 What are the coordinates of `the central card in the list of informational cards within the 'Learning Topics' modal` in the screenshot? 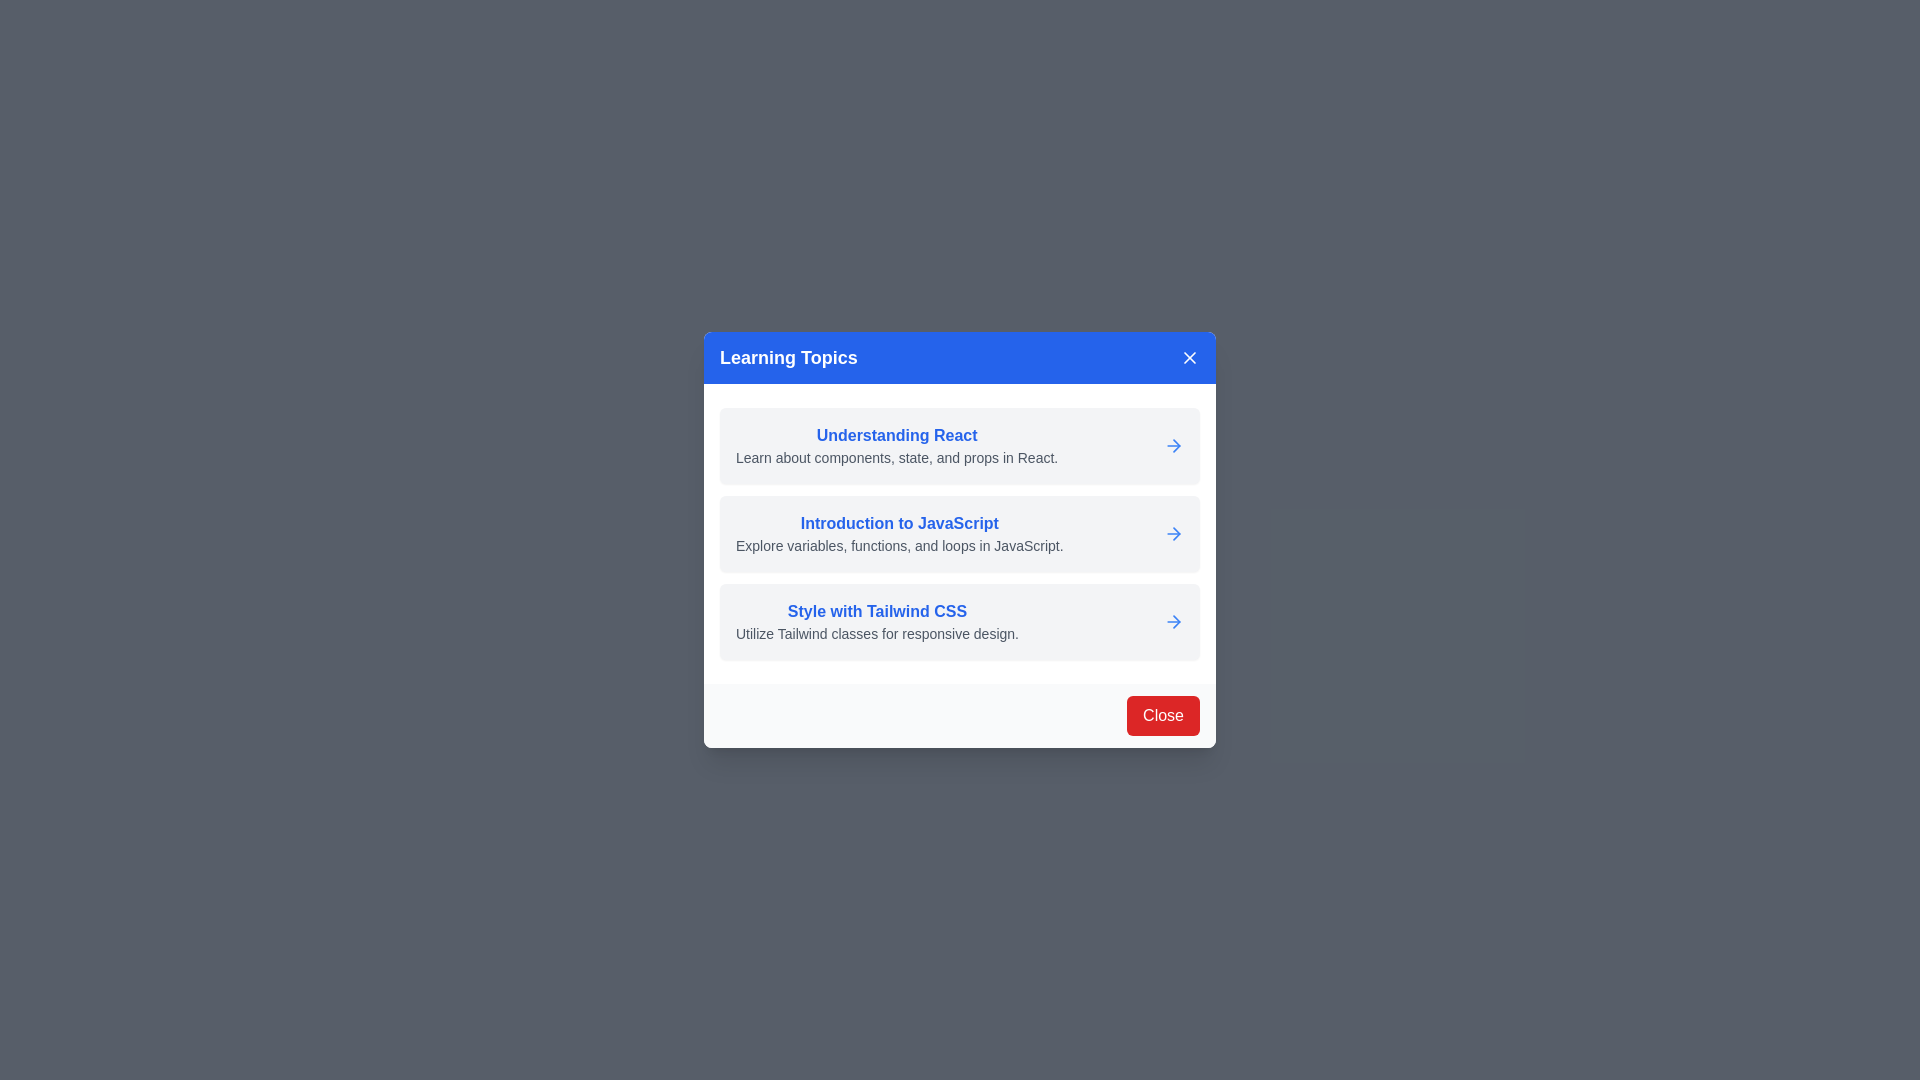 It's located at (960, 532).